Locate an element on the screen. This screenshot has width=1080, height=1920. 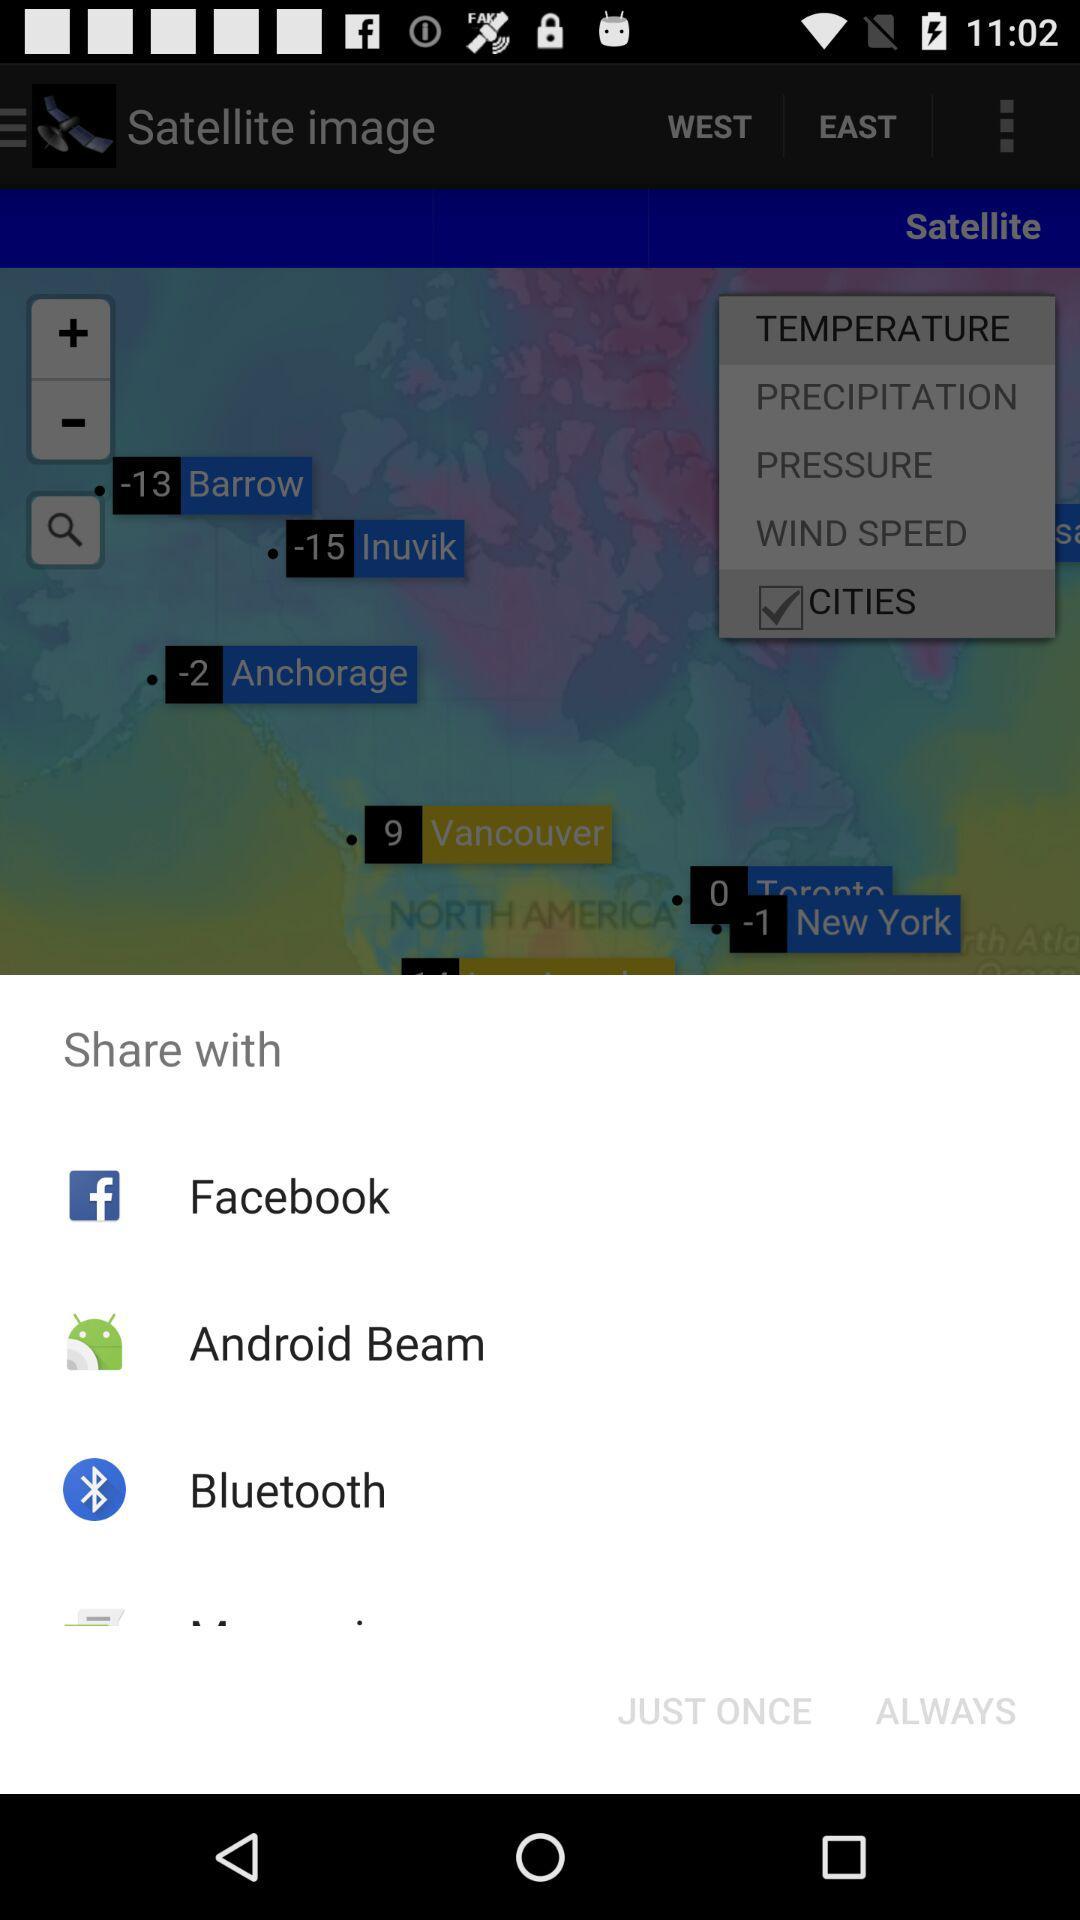
button next to just once button is located at coordinates (945, 1708).